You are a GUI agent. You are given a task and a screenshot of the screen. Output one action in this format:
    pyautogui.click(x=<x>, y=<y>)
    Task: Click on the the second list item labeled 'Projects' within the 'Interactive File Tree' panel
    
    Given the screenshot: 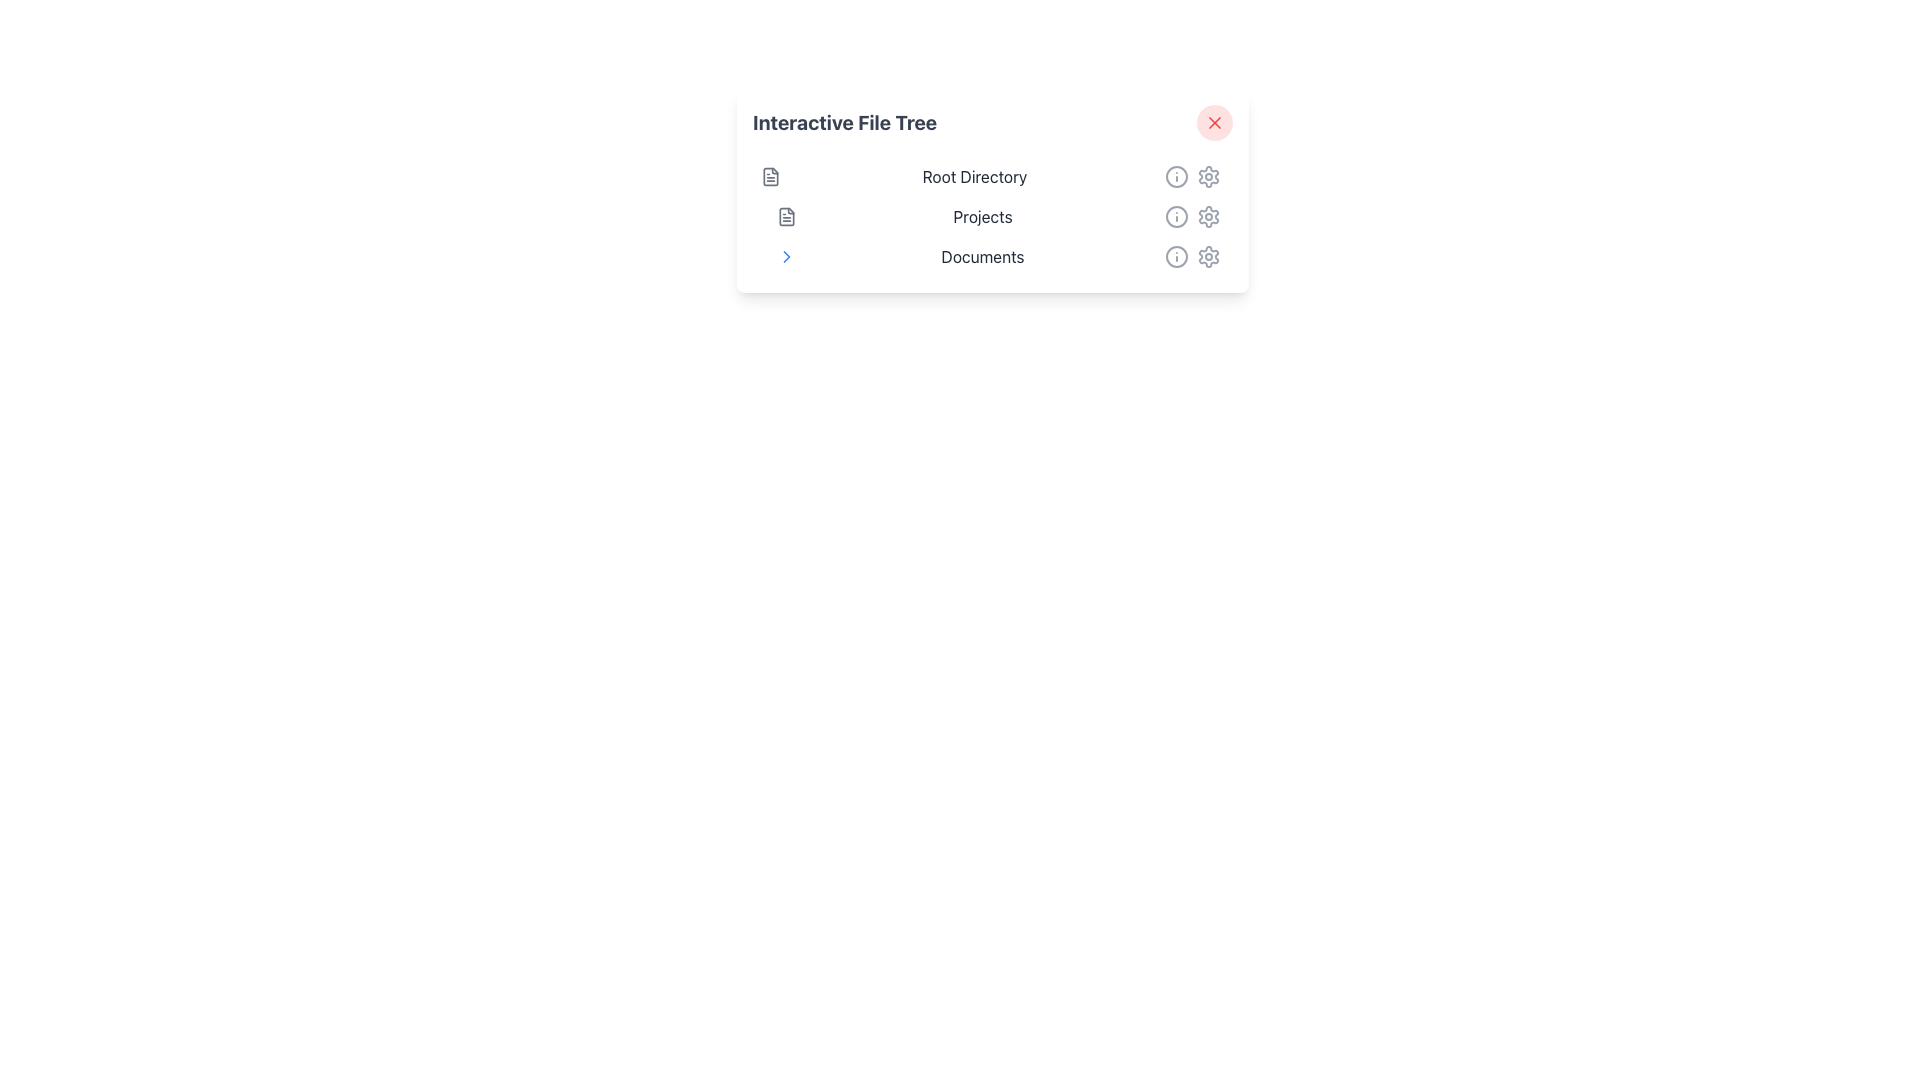 What is the action you would take?
    pyautogui.click(x=993, y=216)
    